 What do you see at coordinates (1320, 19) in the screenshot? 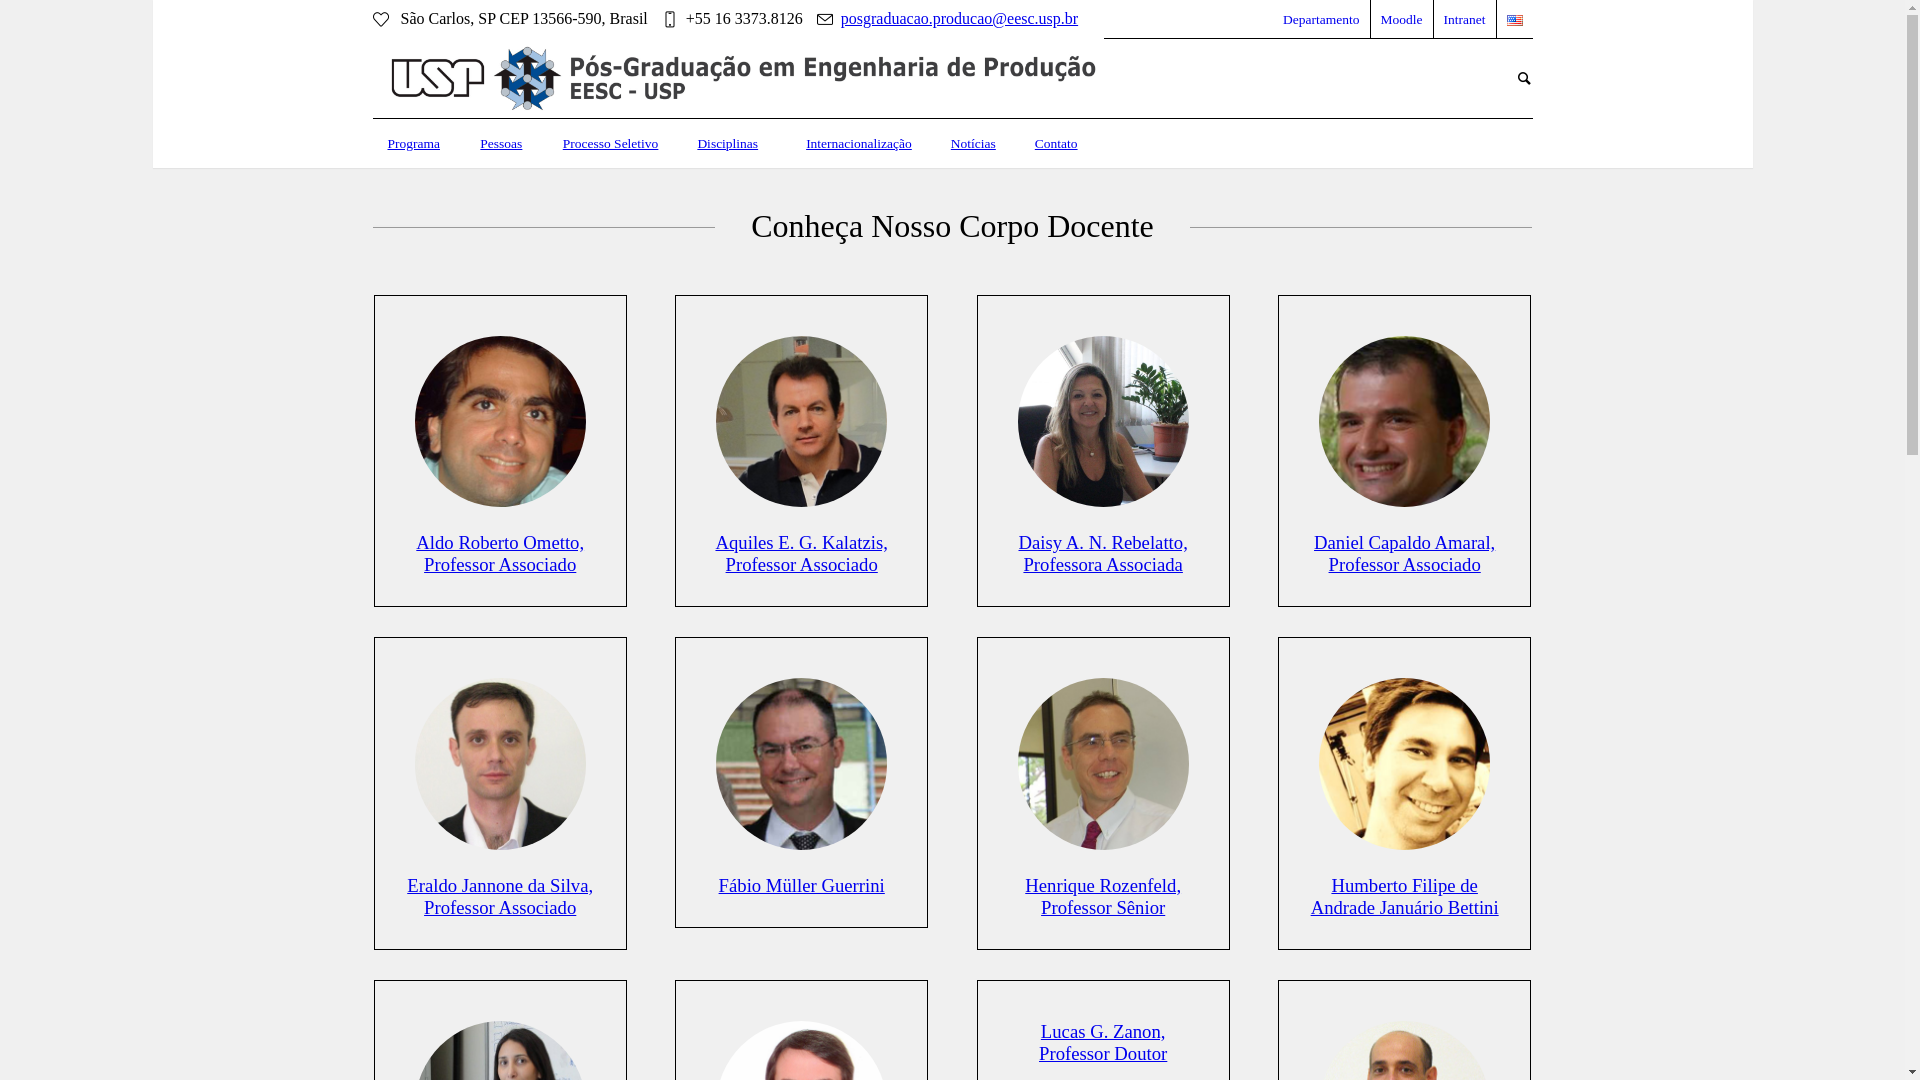
I see `'Departamento'` at bounding box center [1320, 19].